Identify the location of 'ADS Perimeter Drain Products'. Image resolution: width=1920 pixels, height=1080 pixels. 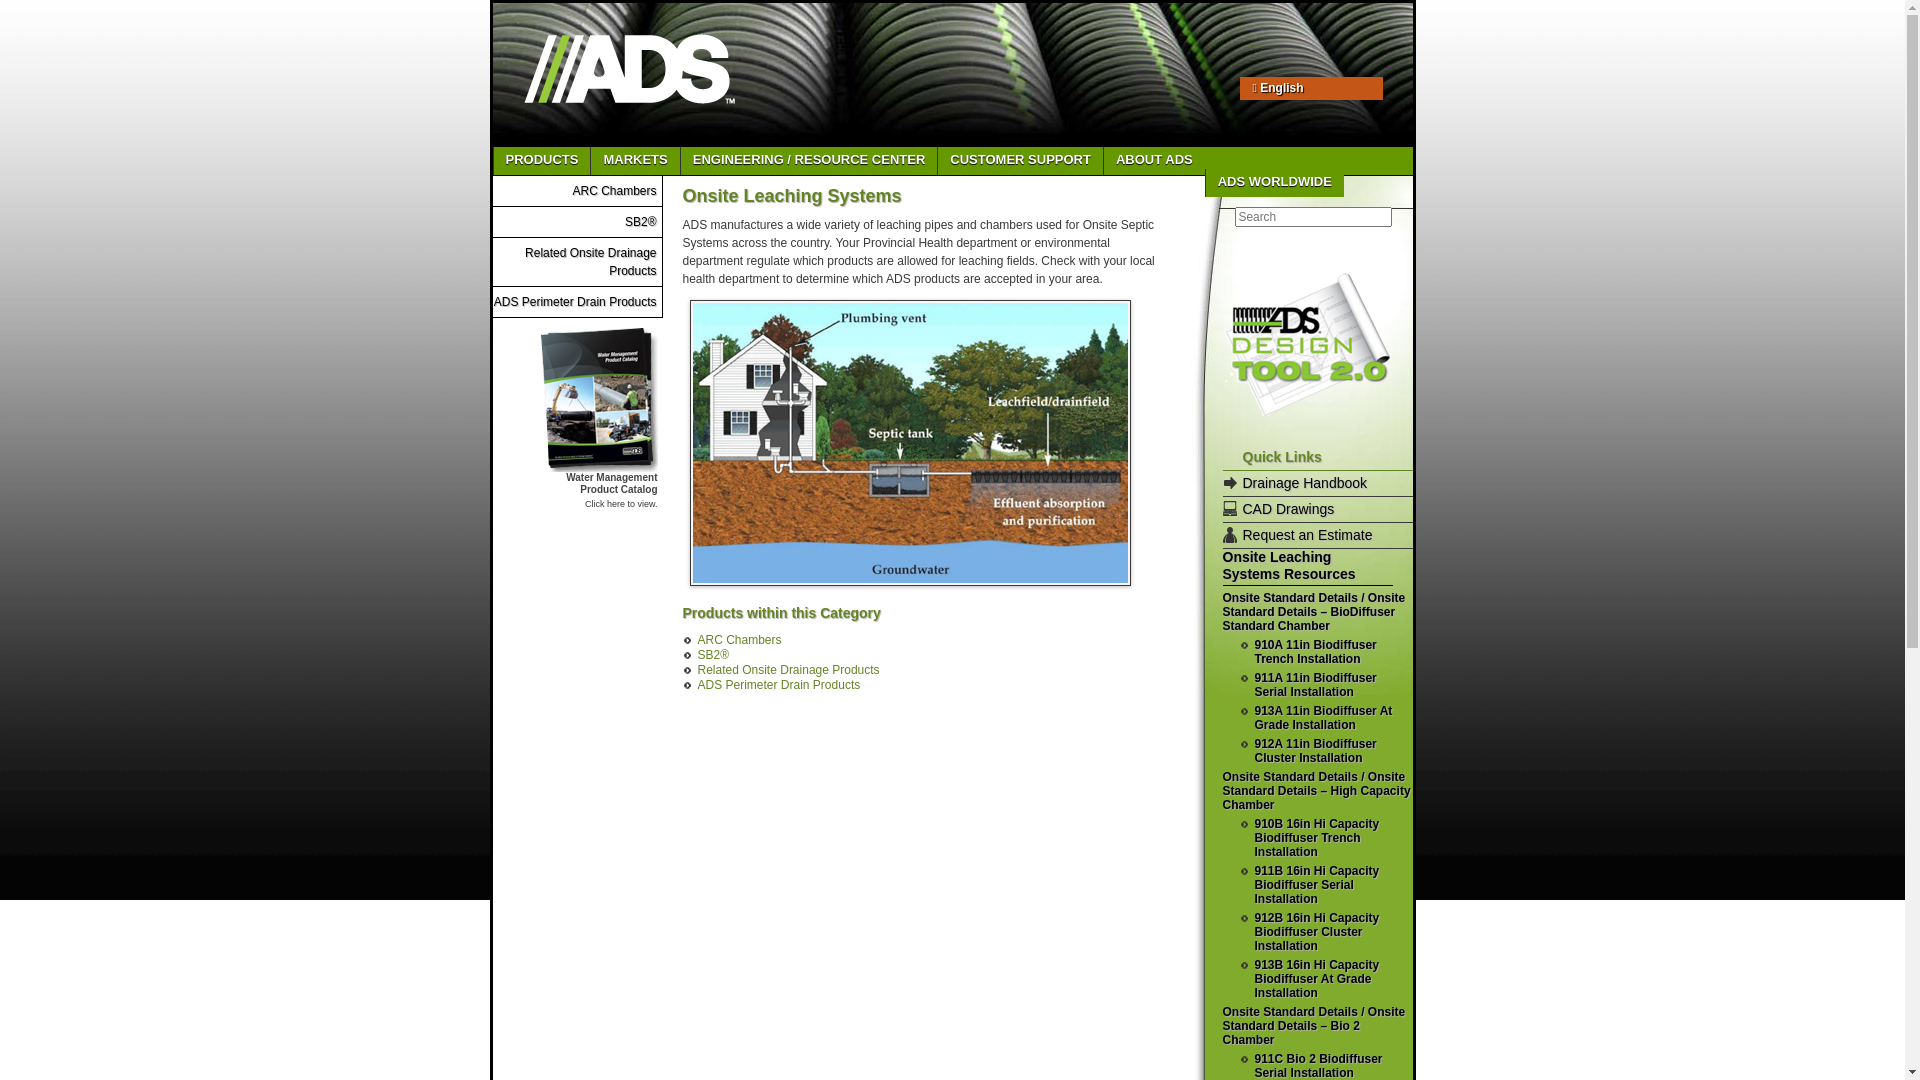
(494, 301).